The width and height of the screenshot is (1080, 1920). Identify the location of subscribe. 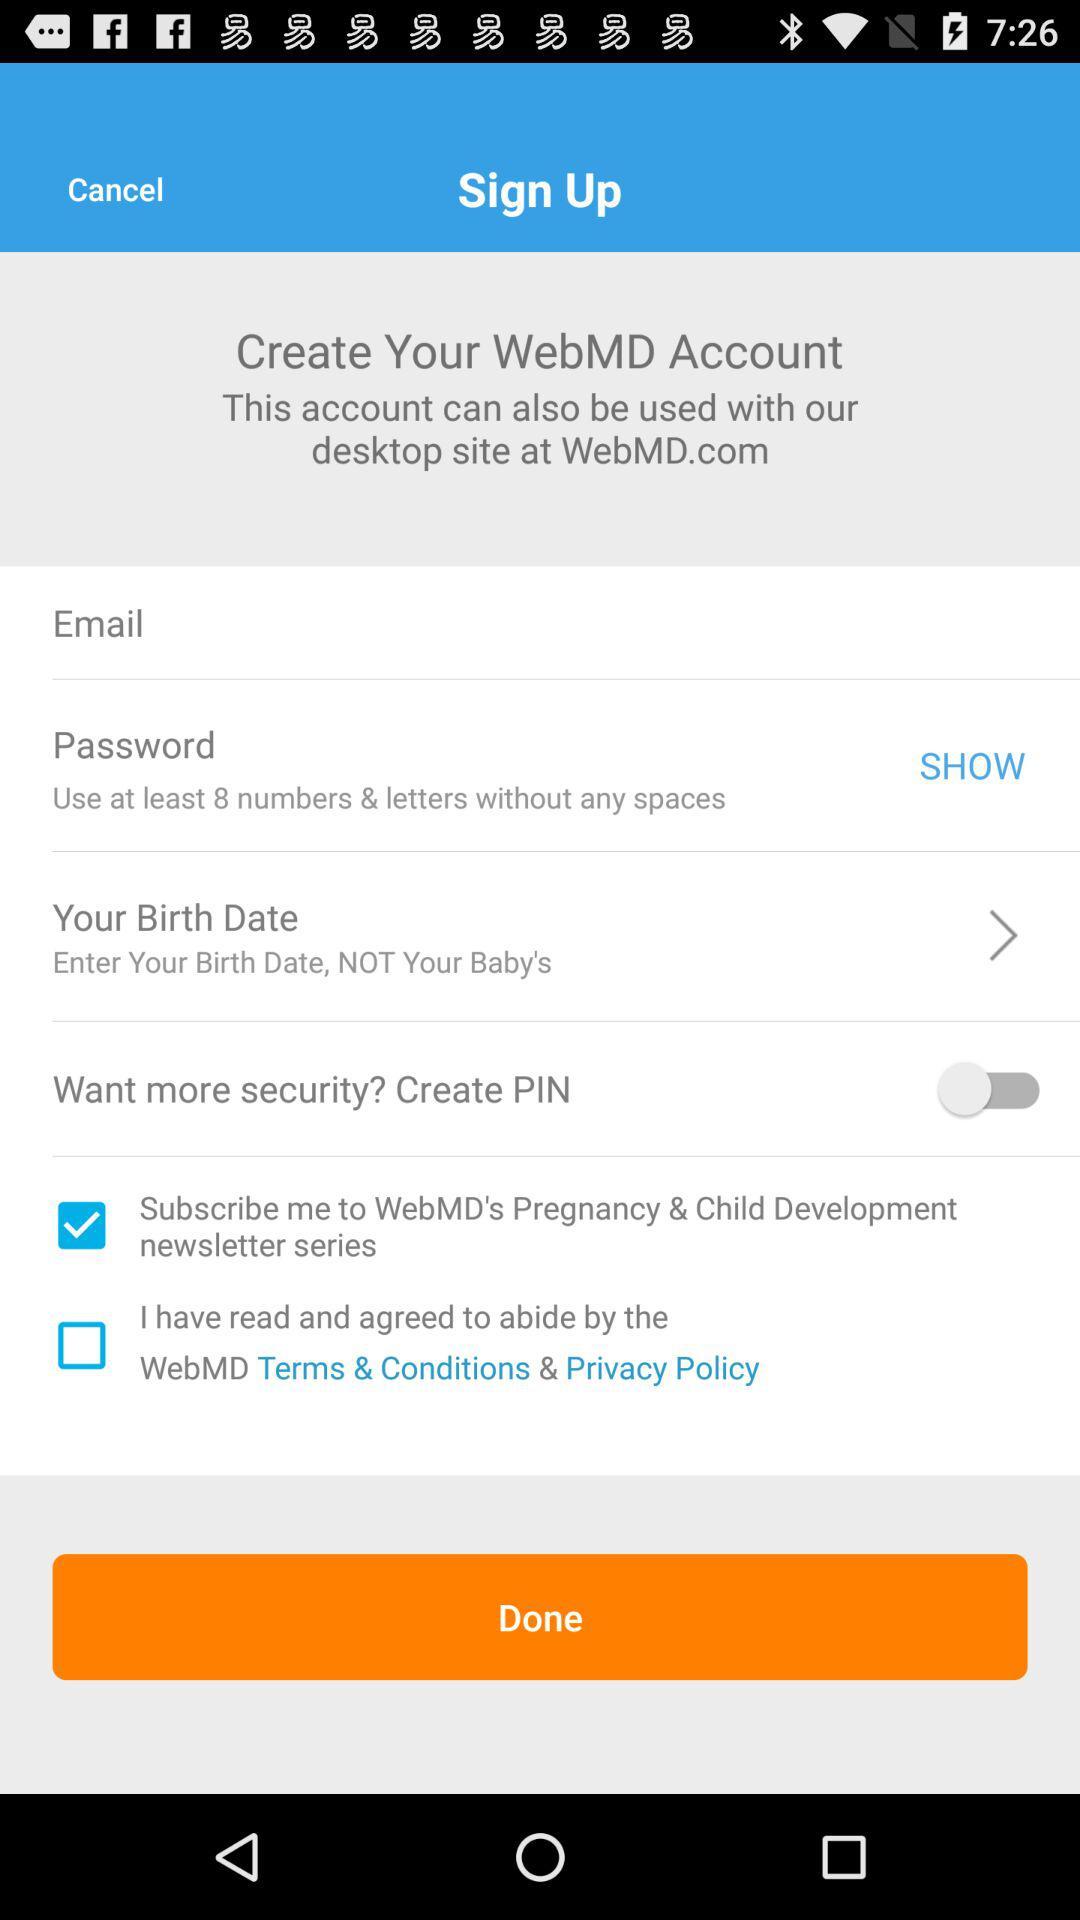
(80, 1224).